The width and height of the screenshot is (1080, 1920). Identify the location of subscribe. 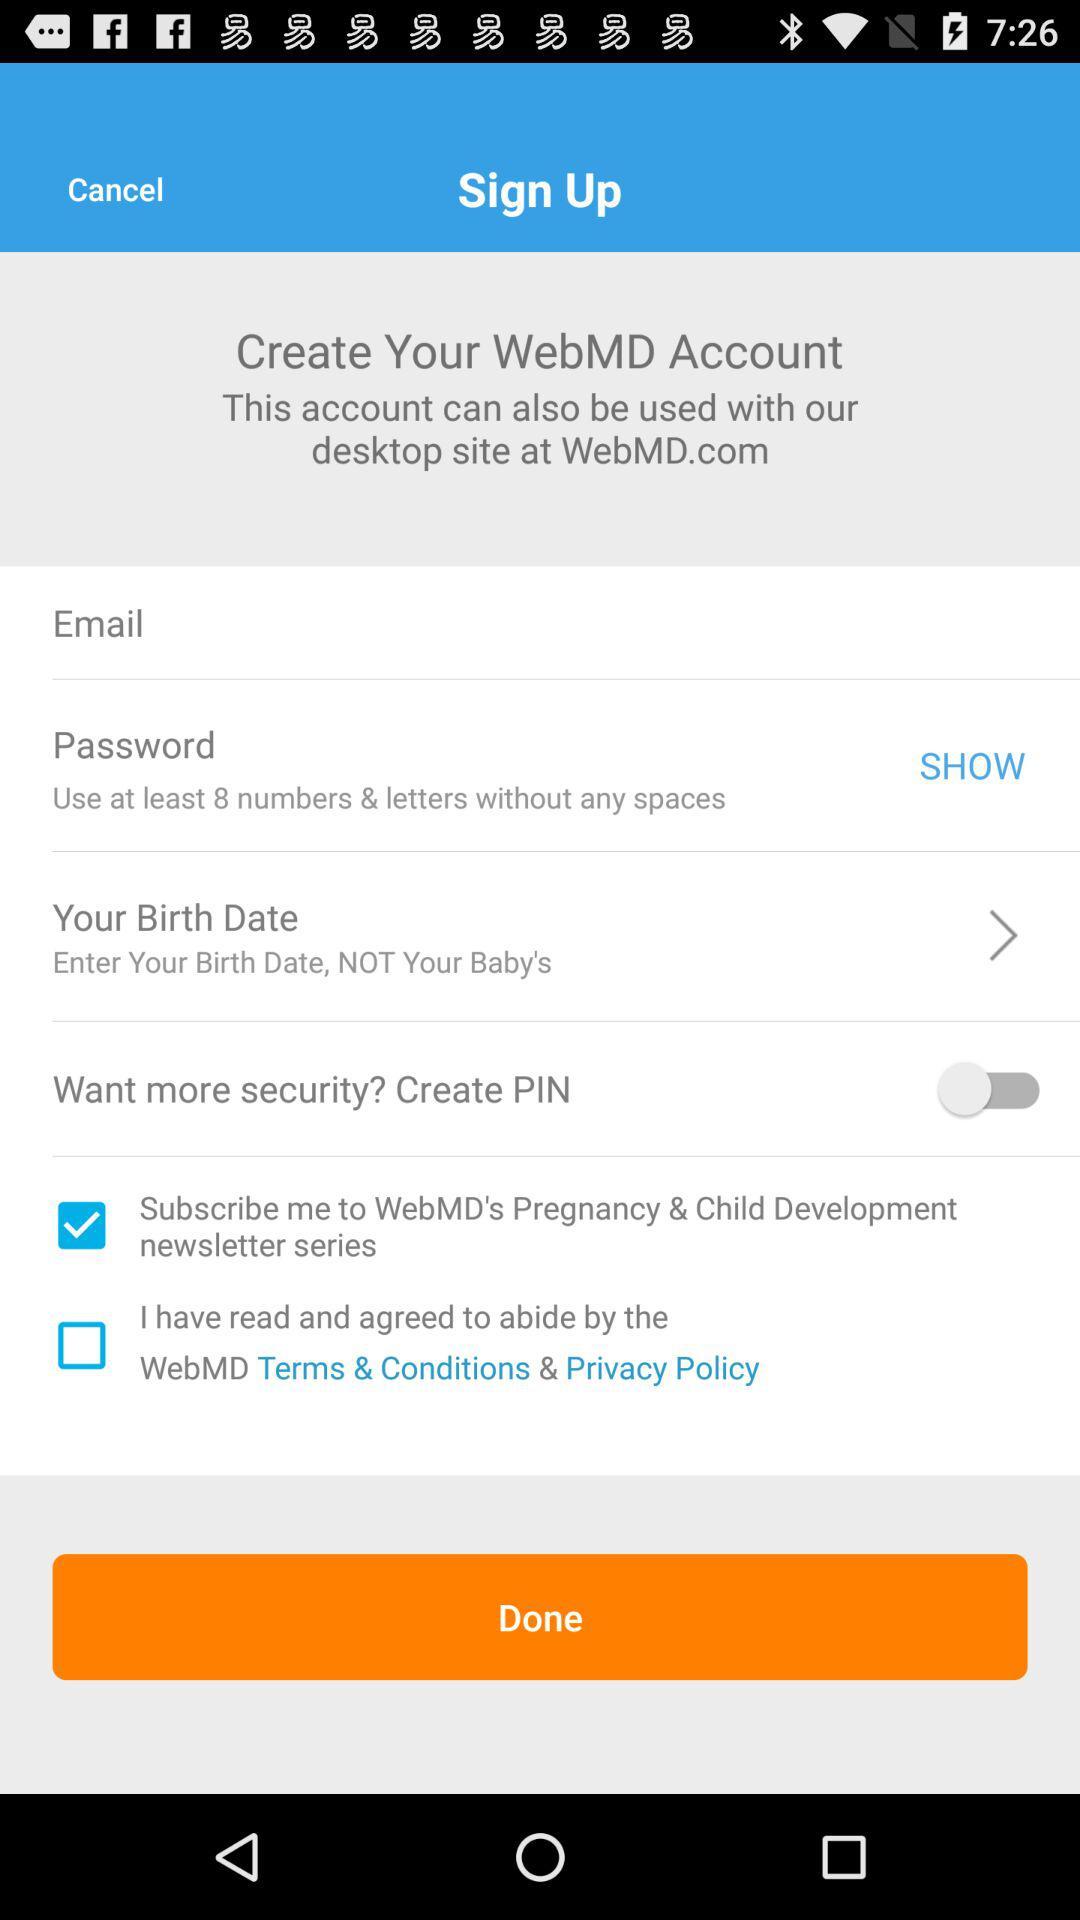
(80, 1224).